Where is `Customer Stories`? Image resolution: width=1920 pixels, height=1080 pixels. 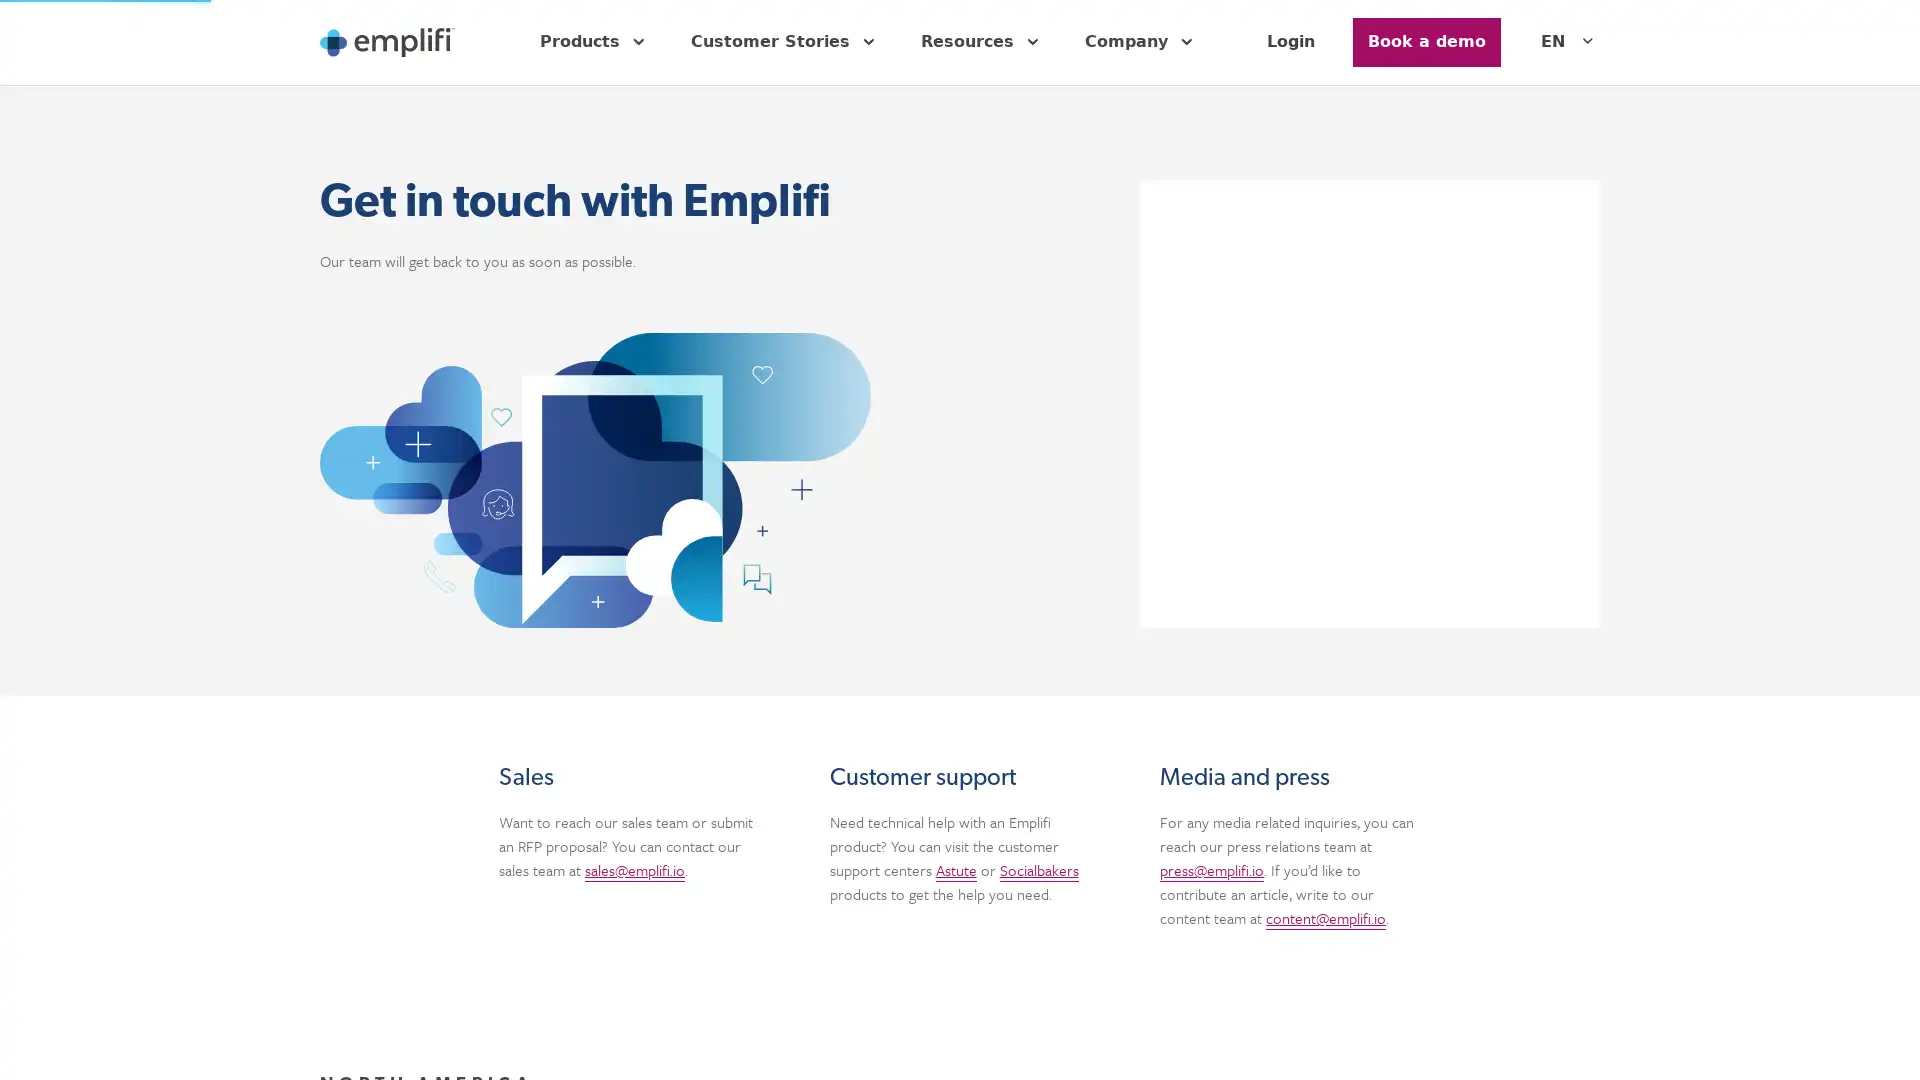 Customer Stories is located at coordinates (785, 42).